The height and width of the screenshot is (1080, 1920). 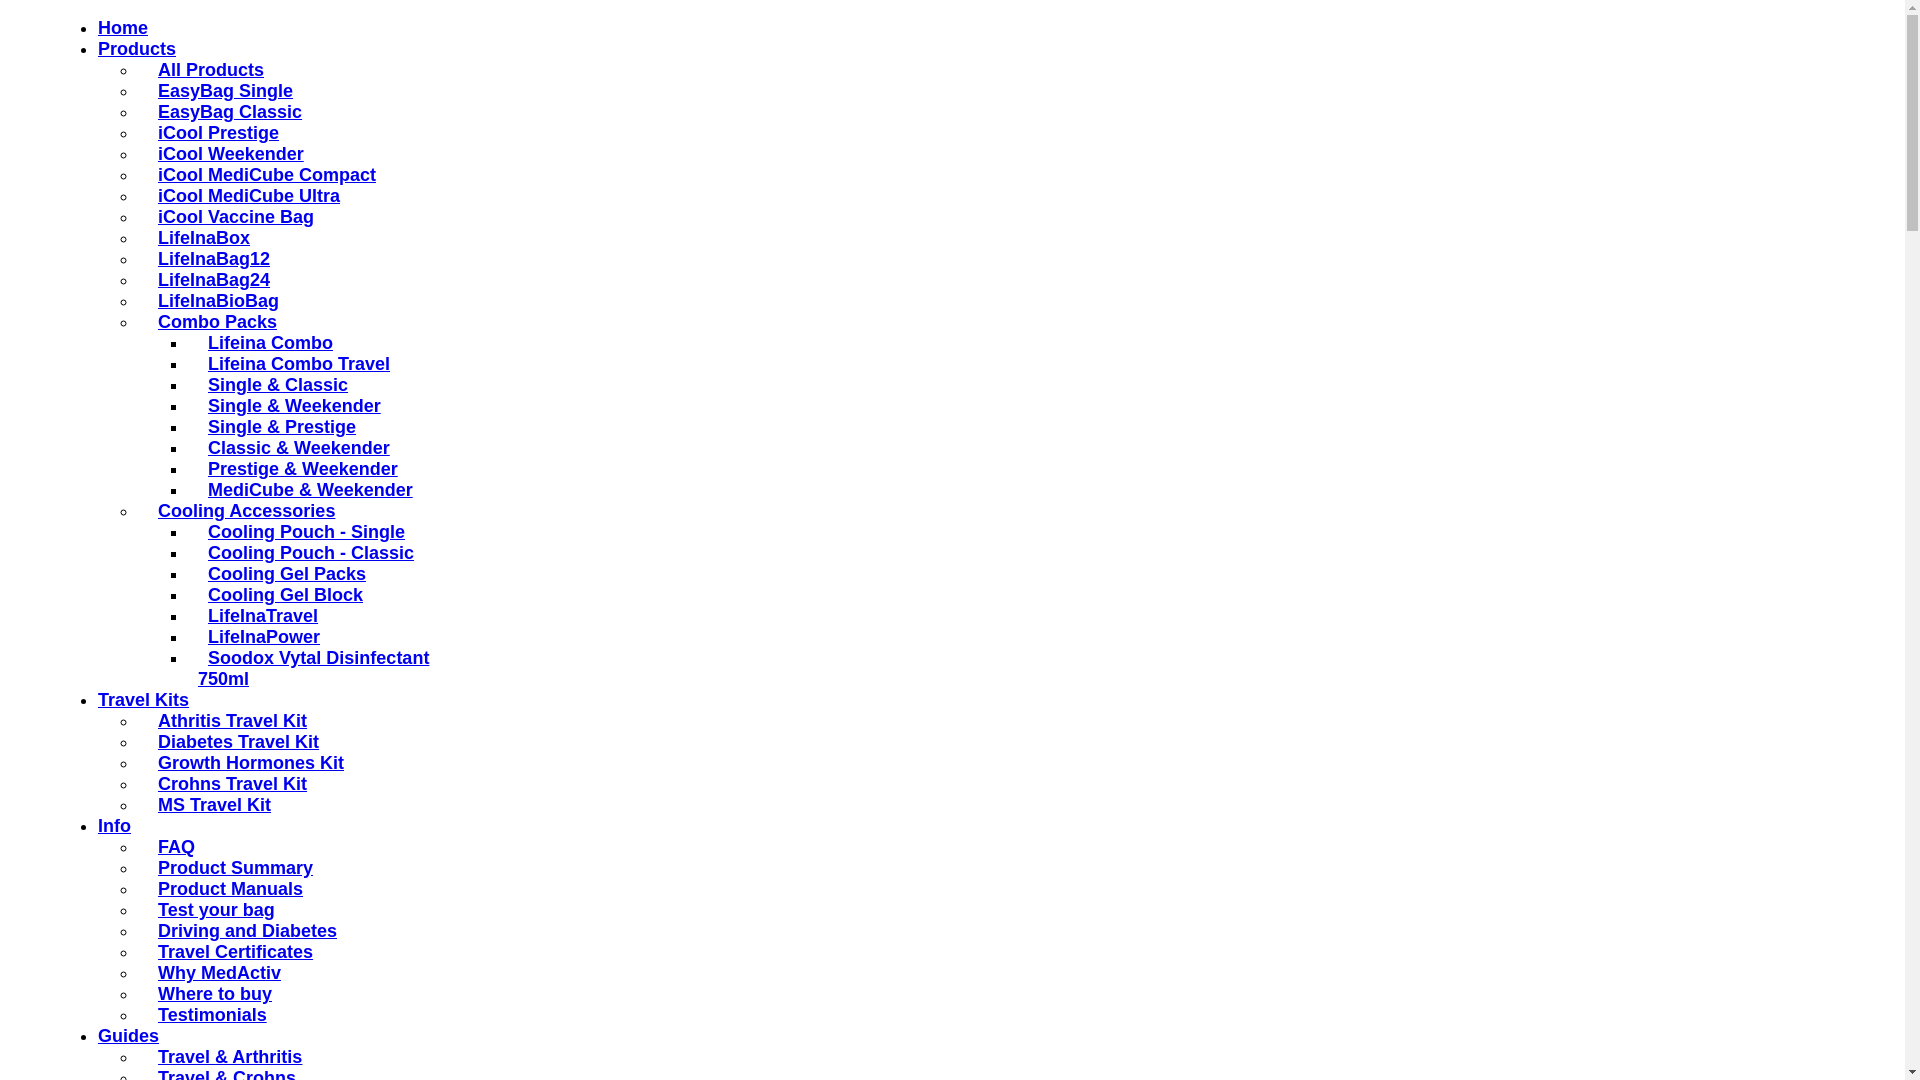 I want to click on 'MediCube & Weekender', so click(x=304, y=489).